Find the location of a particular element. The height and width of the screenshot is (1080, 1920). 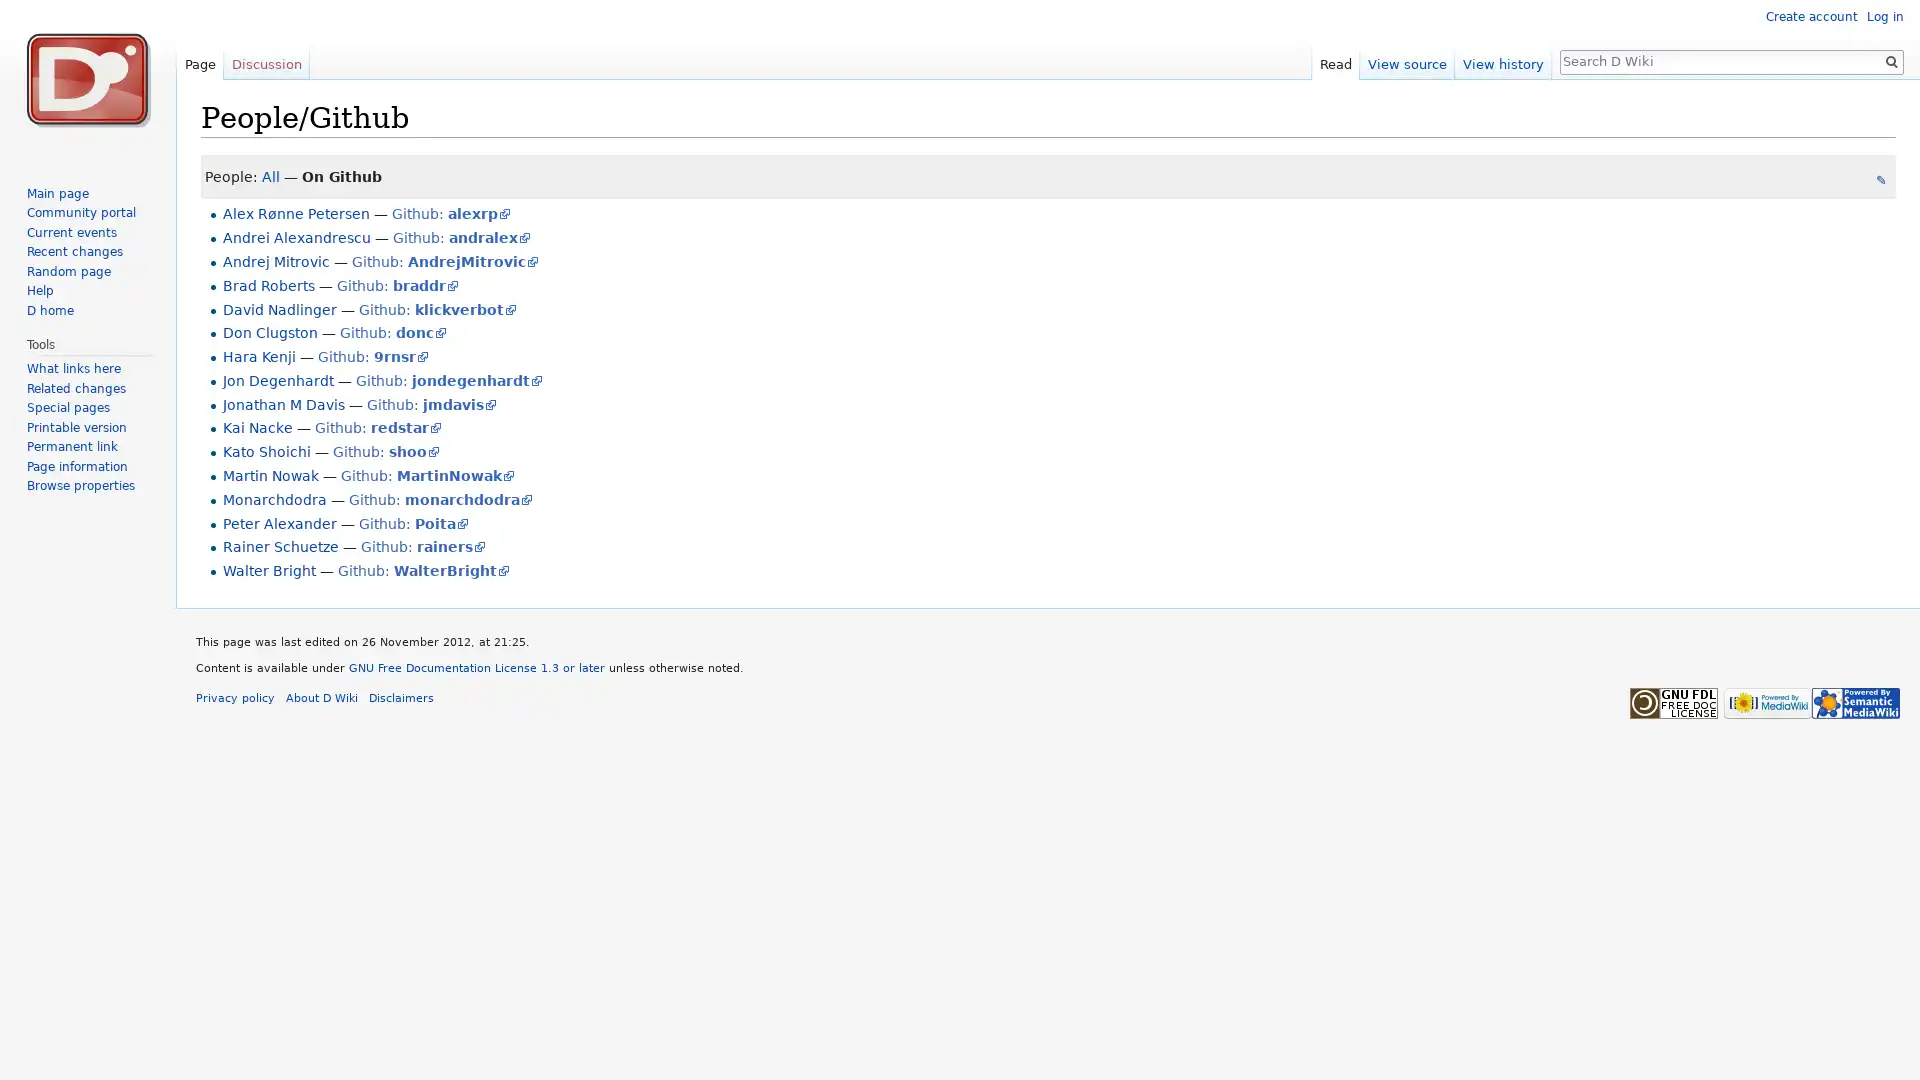

Go is located at coordinates (1890, 60).